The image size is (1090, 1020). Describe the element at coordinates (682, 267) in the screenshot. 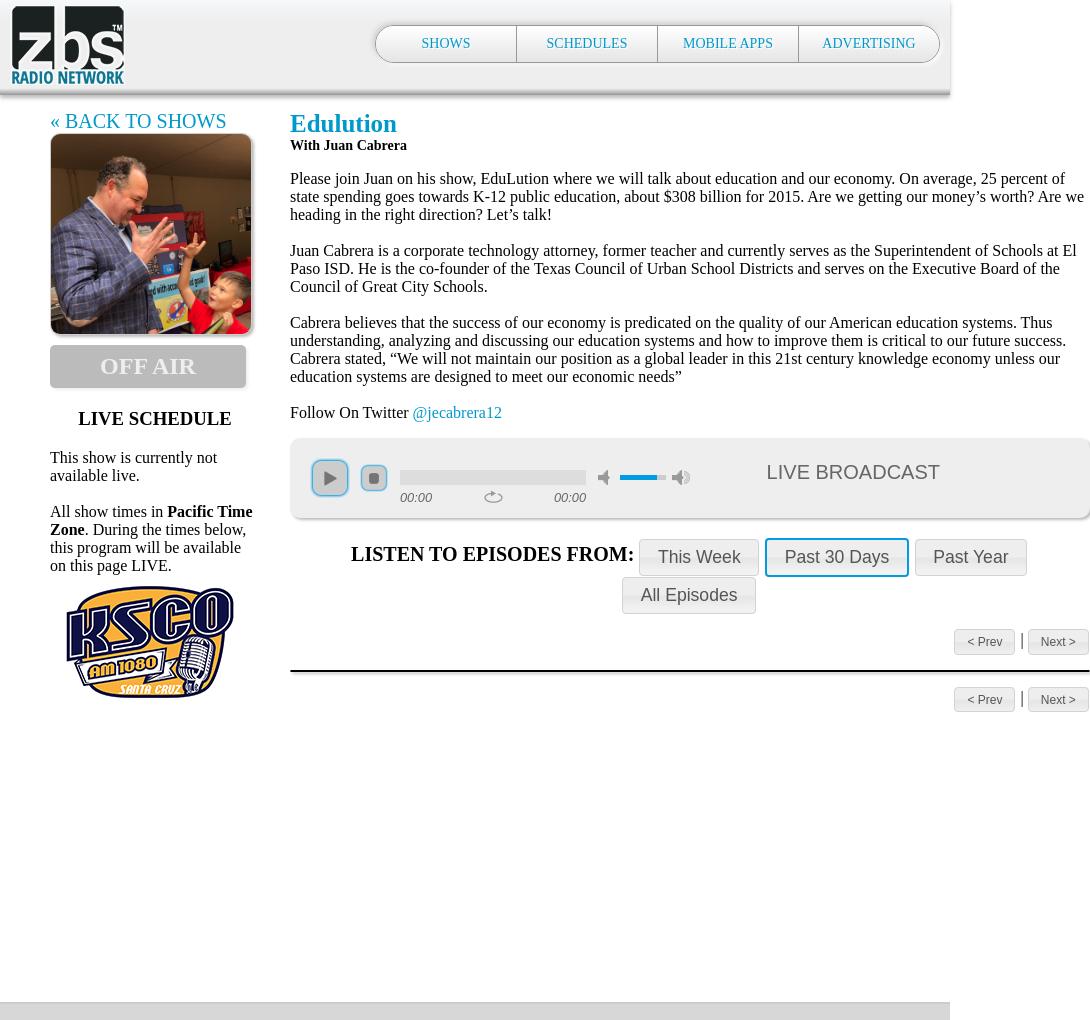

I see `'Juan Cabrera is a corporate technology attorney, former teacher and currently serves as the Superintendent of Schools at El Paso ISD. He is the co-founder of the Texas Council of Urban School Districts and serves on the Executive Board of the Council of Great City Schools.'` at that location.